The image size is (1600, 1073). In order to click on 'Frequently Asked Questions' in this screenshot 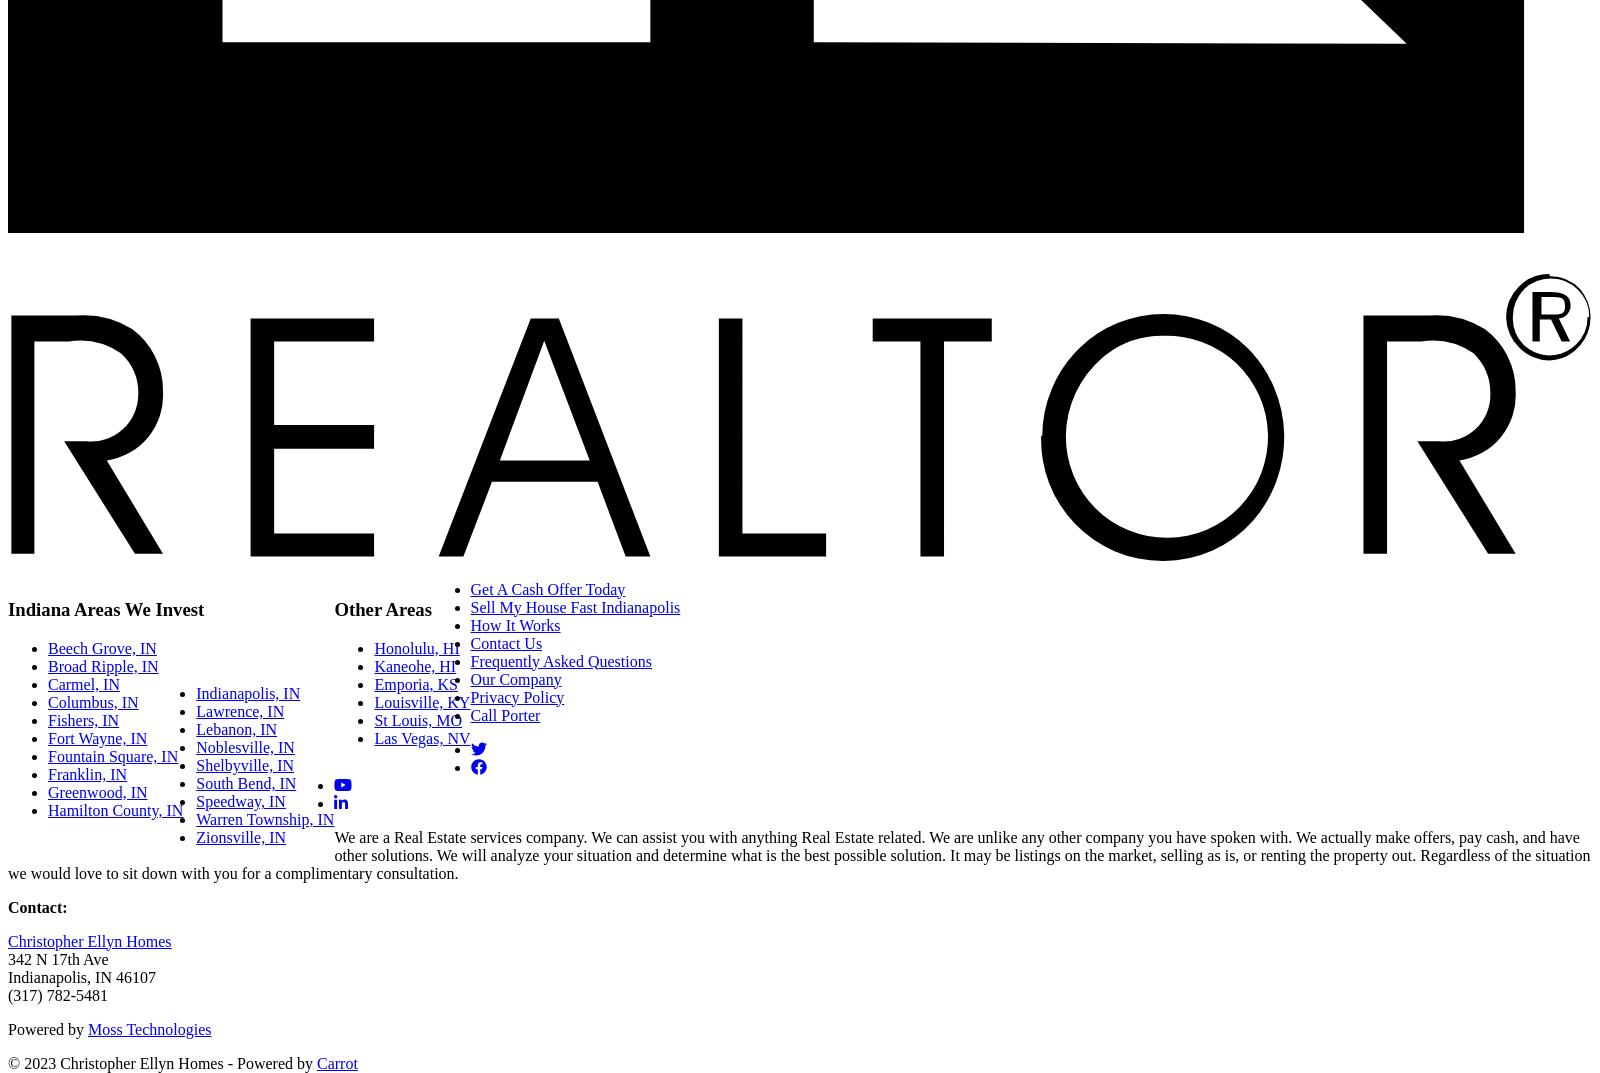, I will do `click(559, 660)`.